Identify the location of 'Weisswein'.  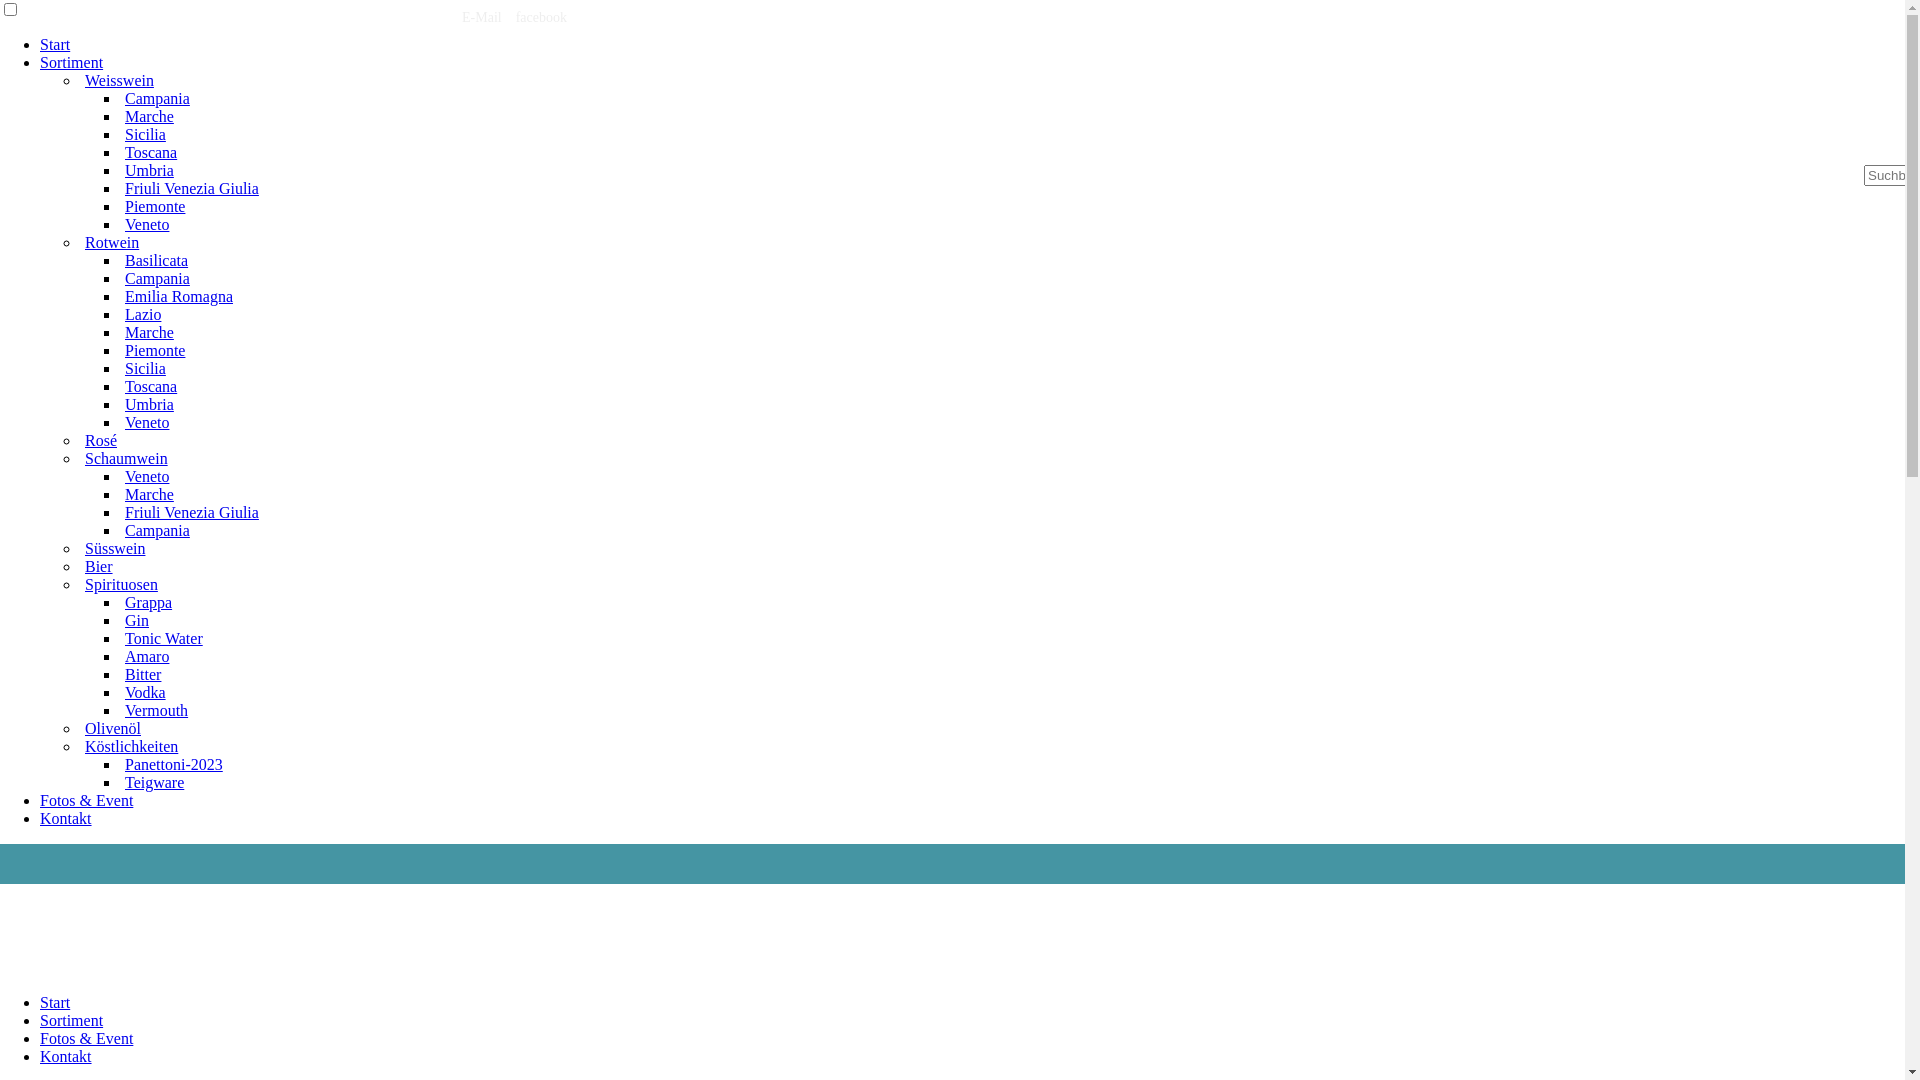
(118, 79).